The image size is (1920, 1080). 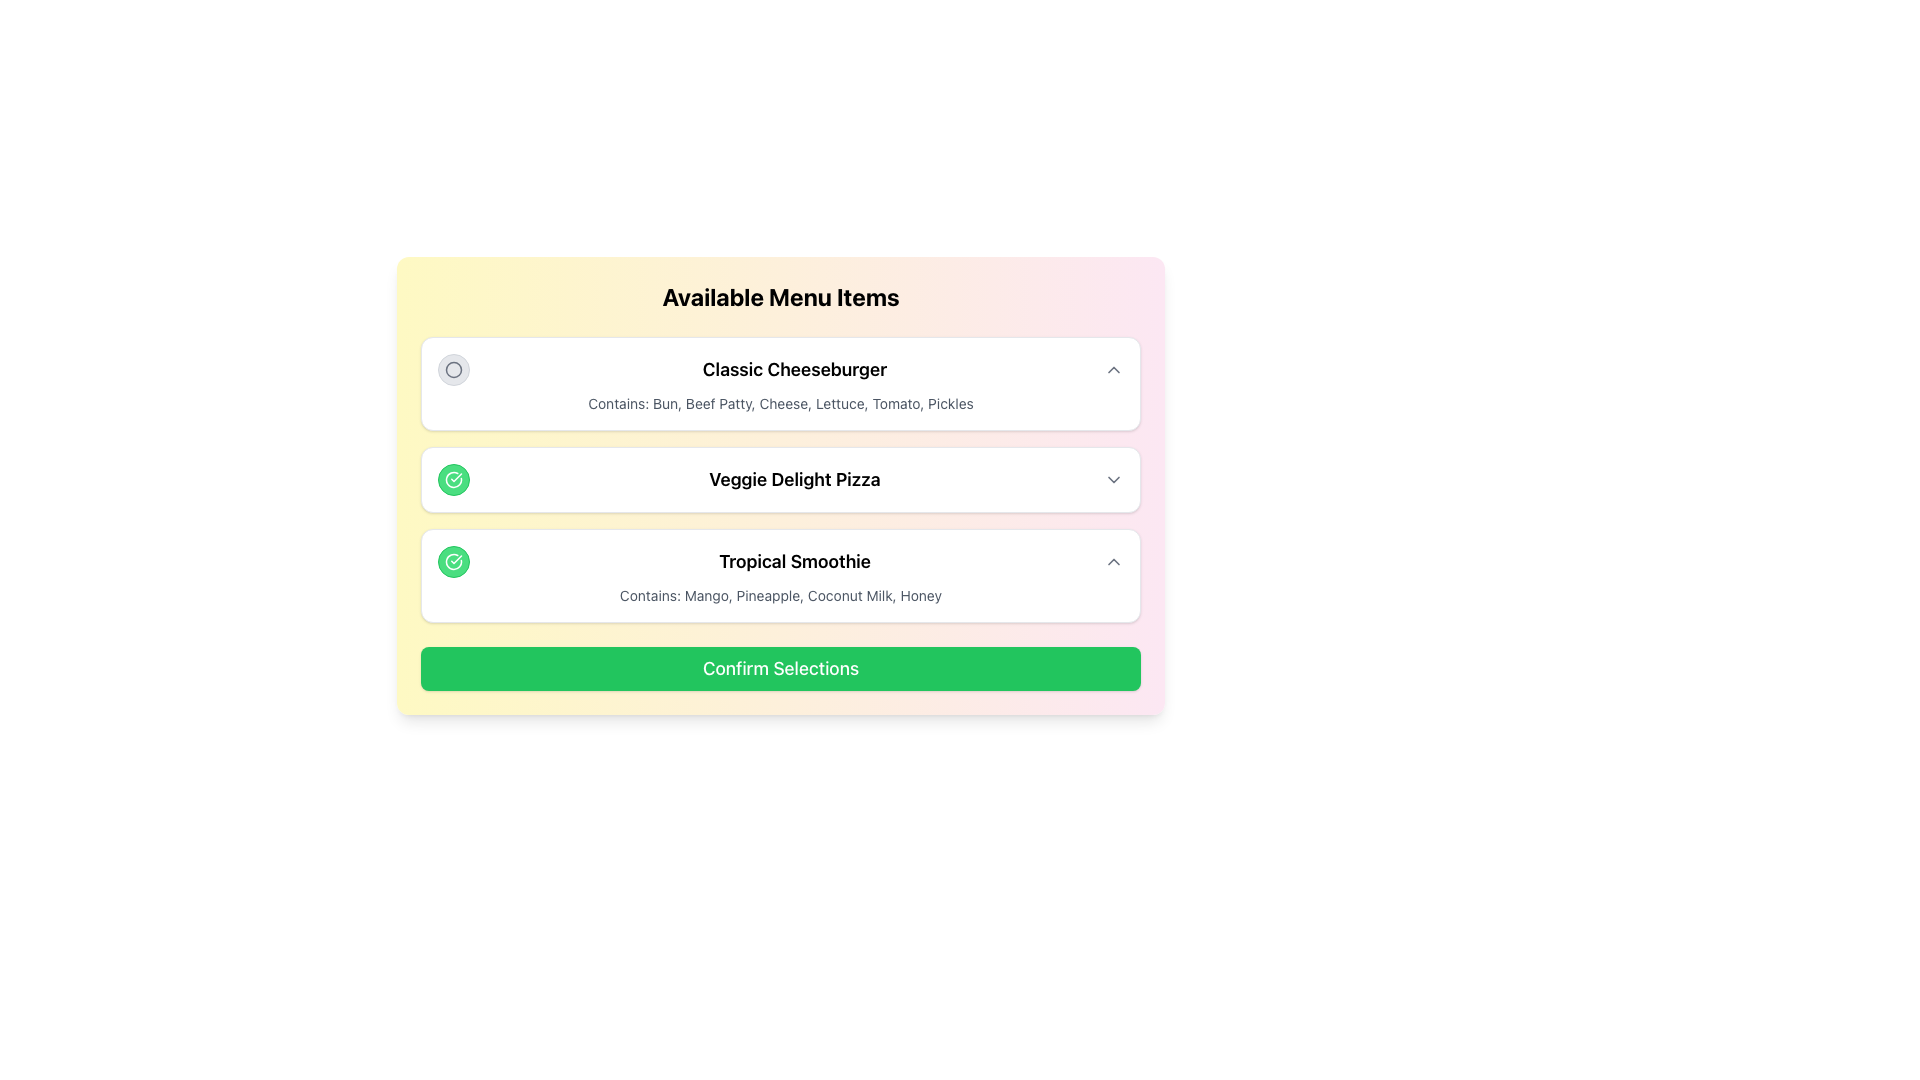 I want to click on the button with an upward-pointing triangle icon that is positioned to the far right of the 'Classic Cheeseburger' text, so click(x=1112, y=370).